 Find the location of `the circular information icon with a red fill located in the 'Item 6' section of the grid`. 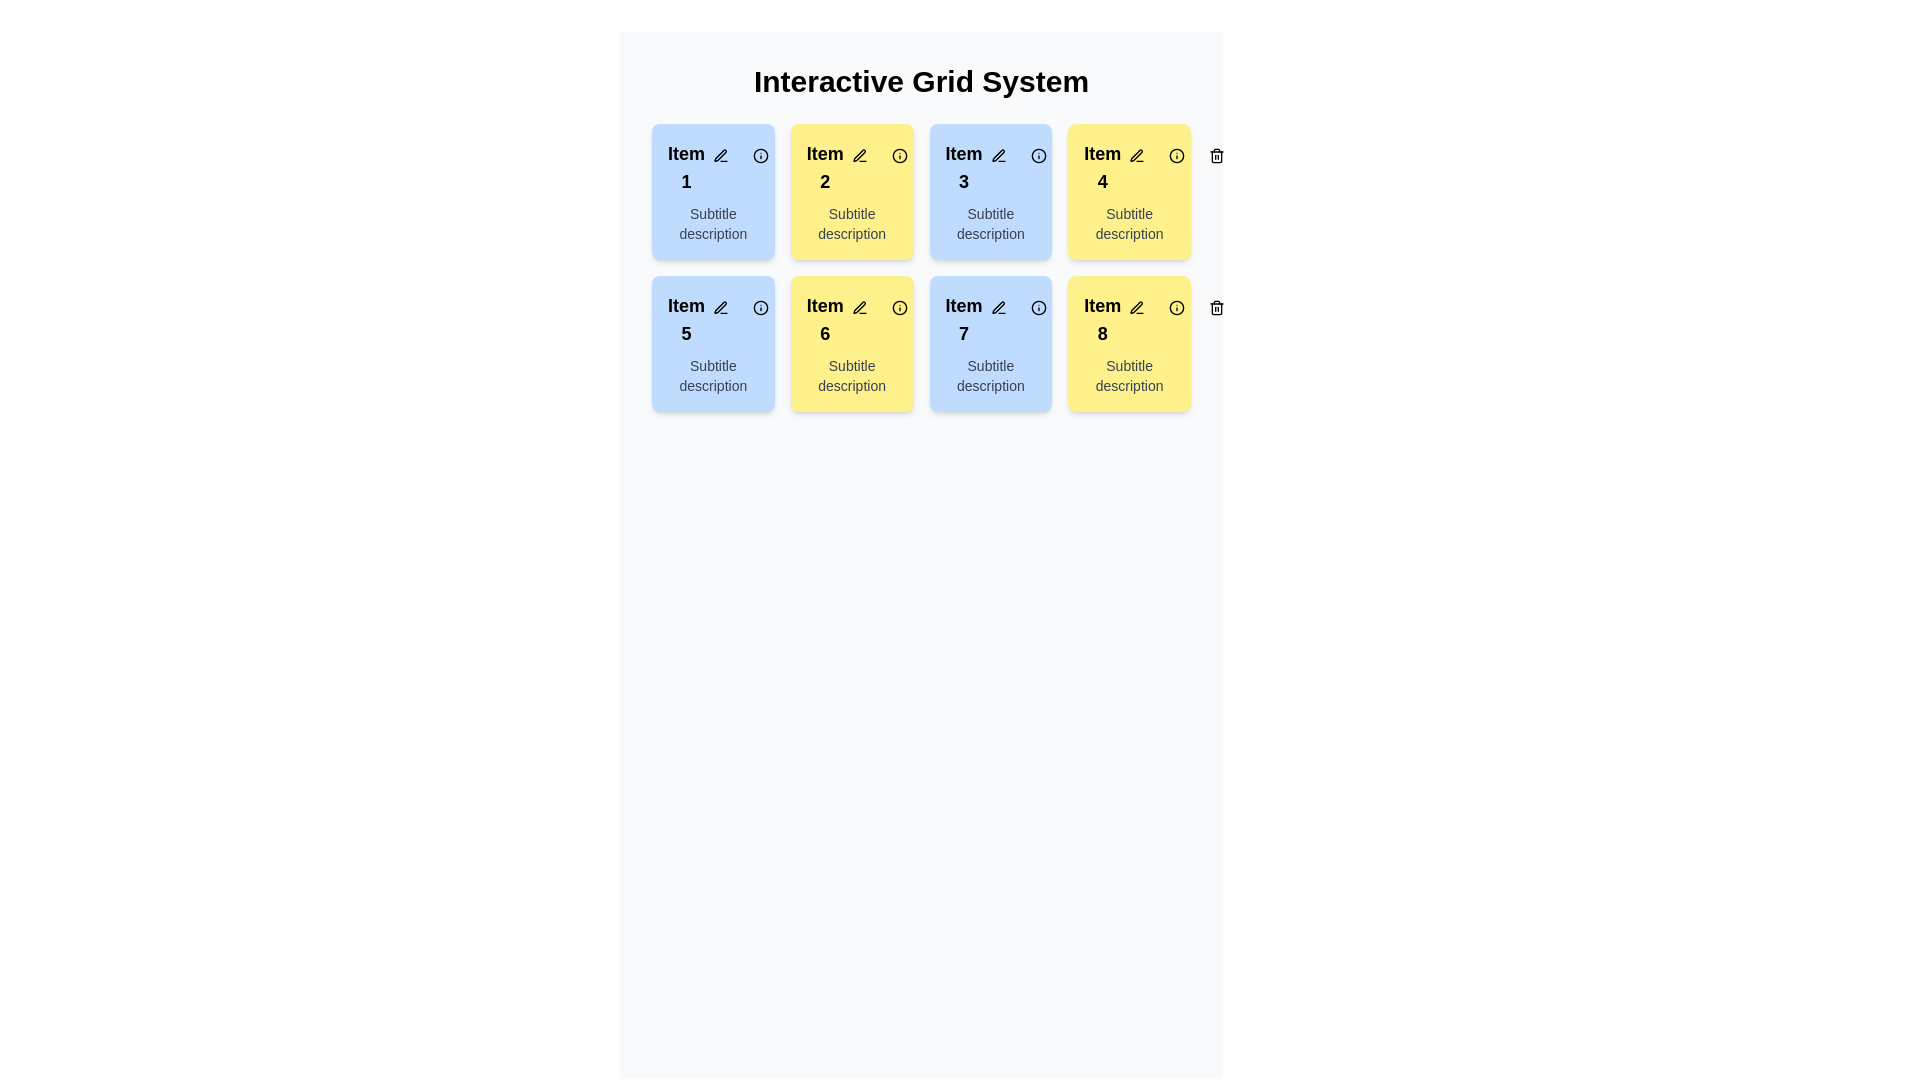

the circular information icon with a red fill located in the 'Item 6' section of the grid is located at coordinates (898, 308).